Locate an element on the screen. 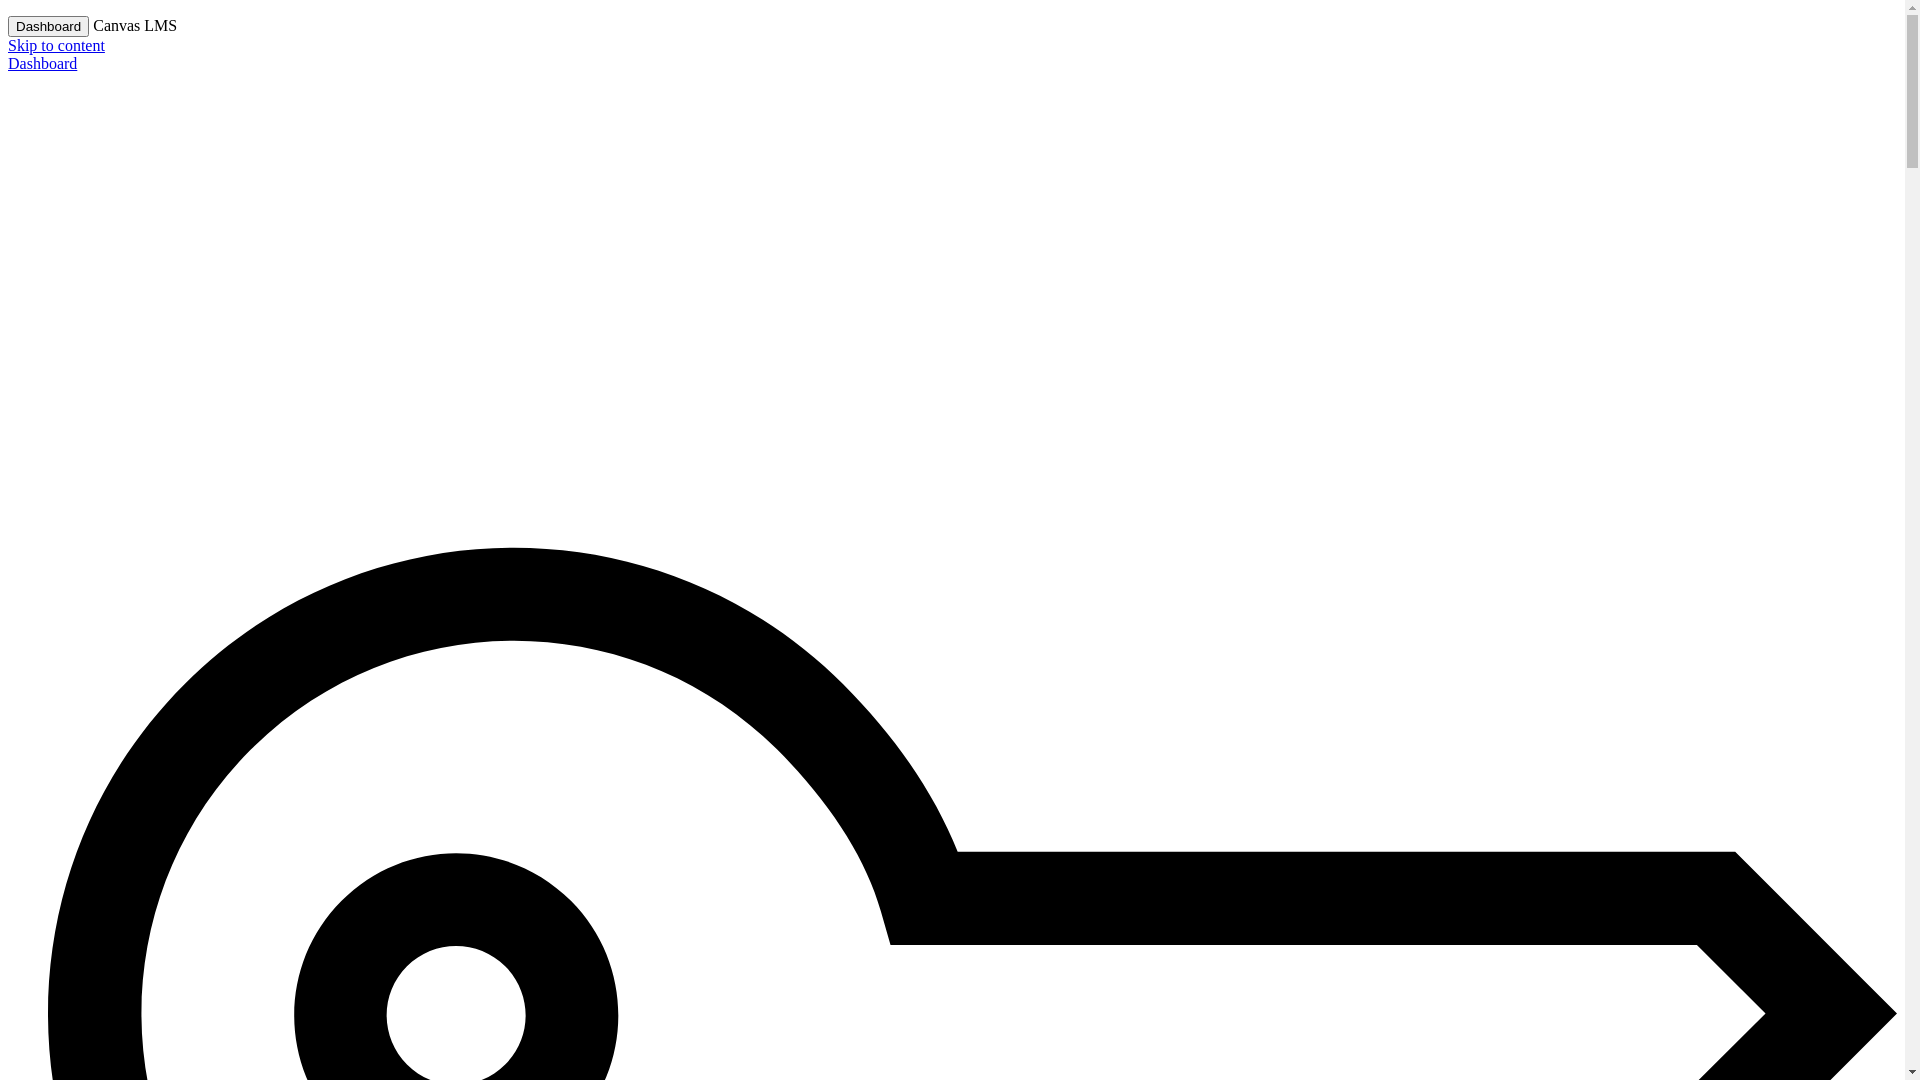 The image size is (1920, 1080). 'Dashboard' is located at coordinates (8, 26).